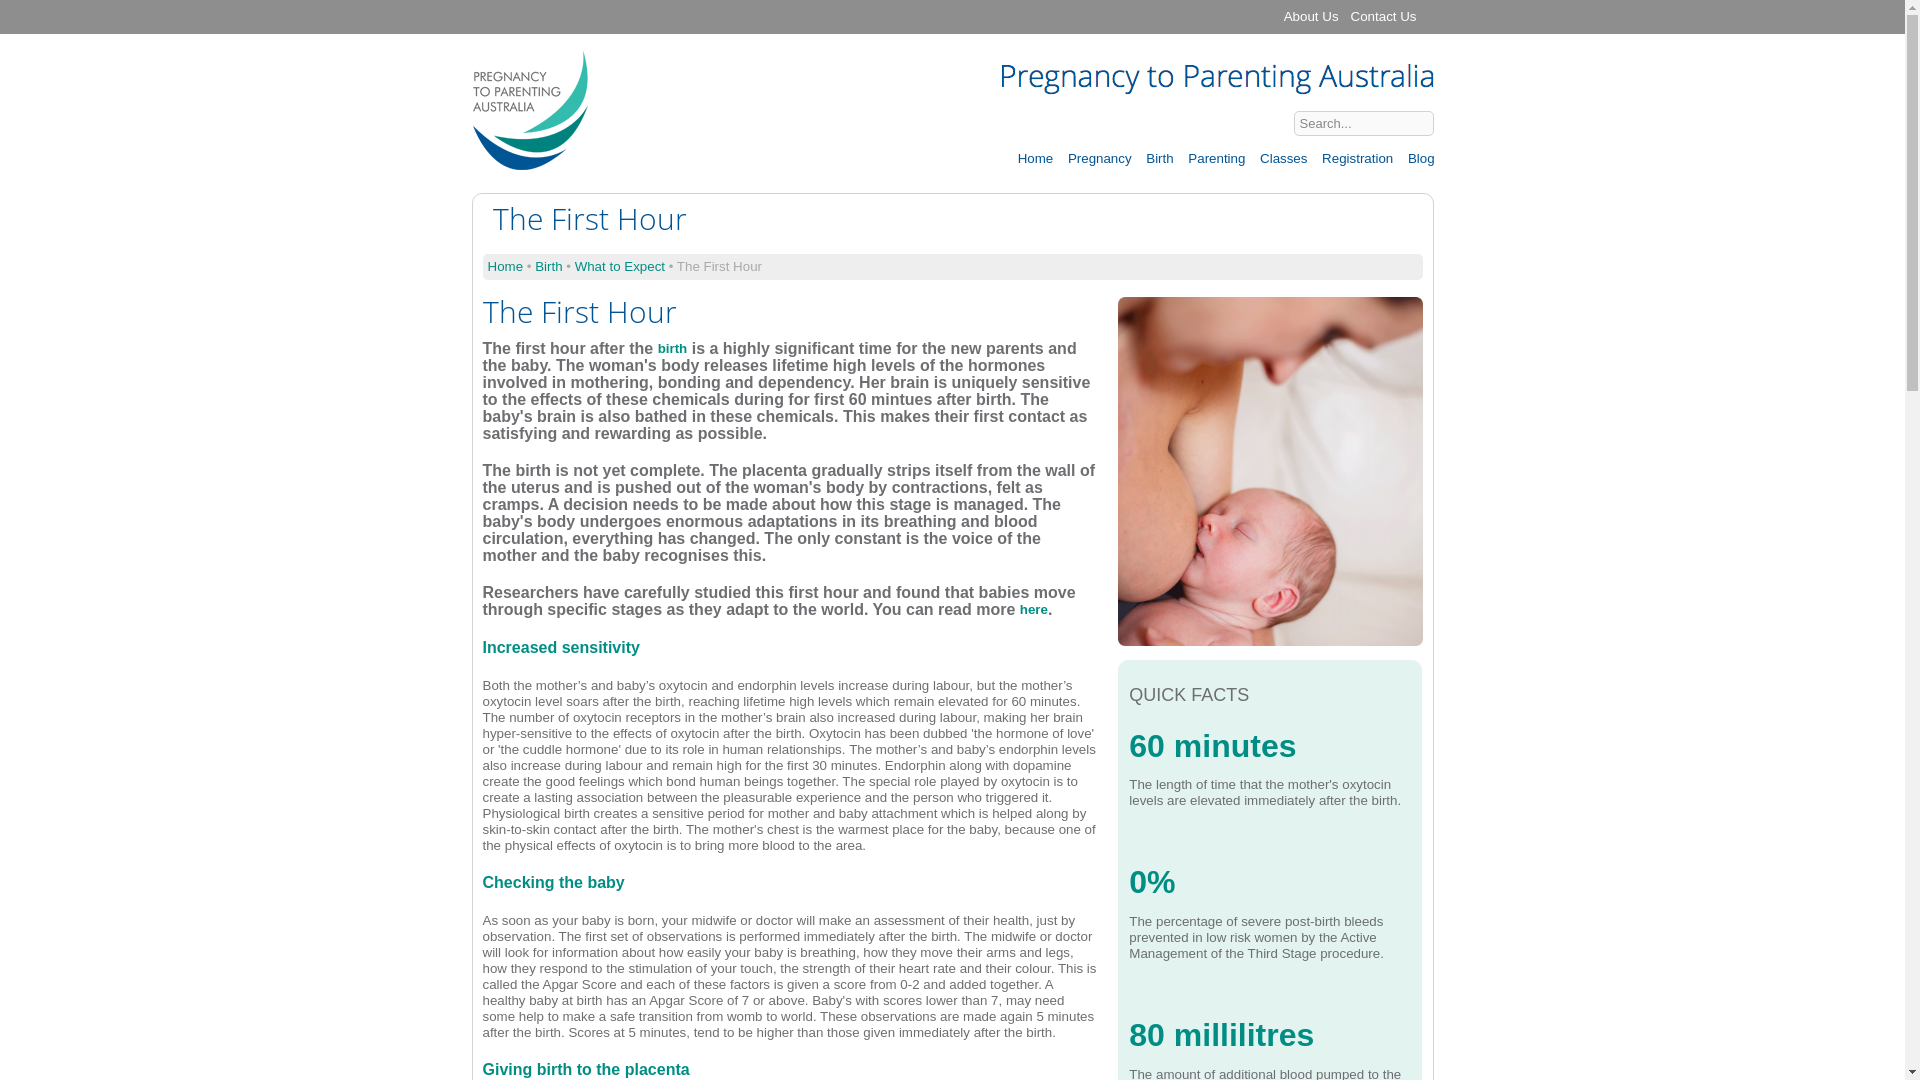 This screenshot has height=1080, width=1920. What do you see at coordinates (1465, 123) in the screenshot?
I see `'Search'` at bounding box center [1465, 123].